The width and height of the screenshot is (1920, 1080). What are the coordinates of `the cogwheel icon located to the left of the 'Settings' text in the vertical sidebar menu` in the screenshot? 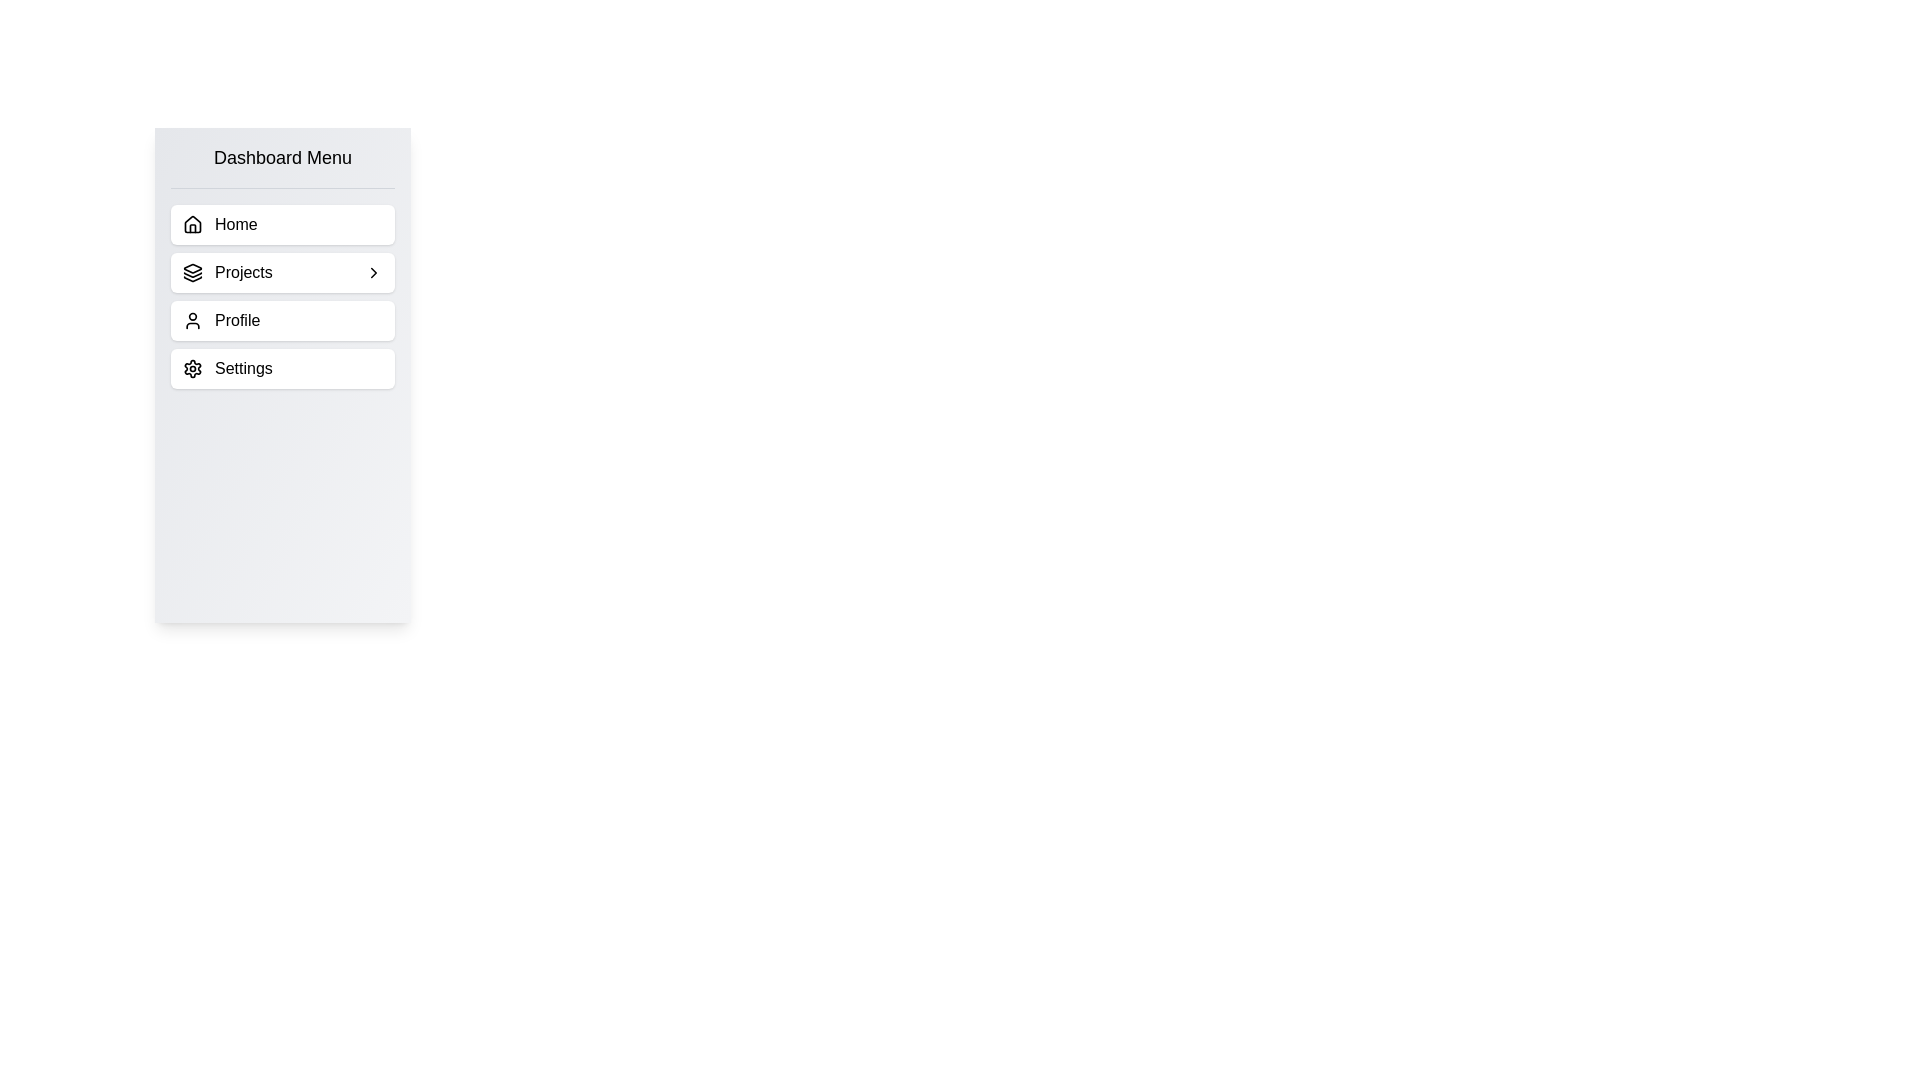 It's located at (192, 369).